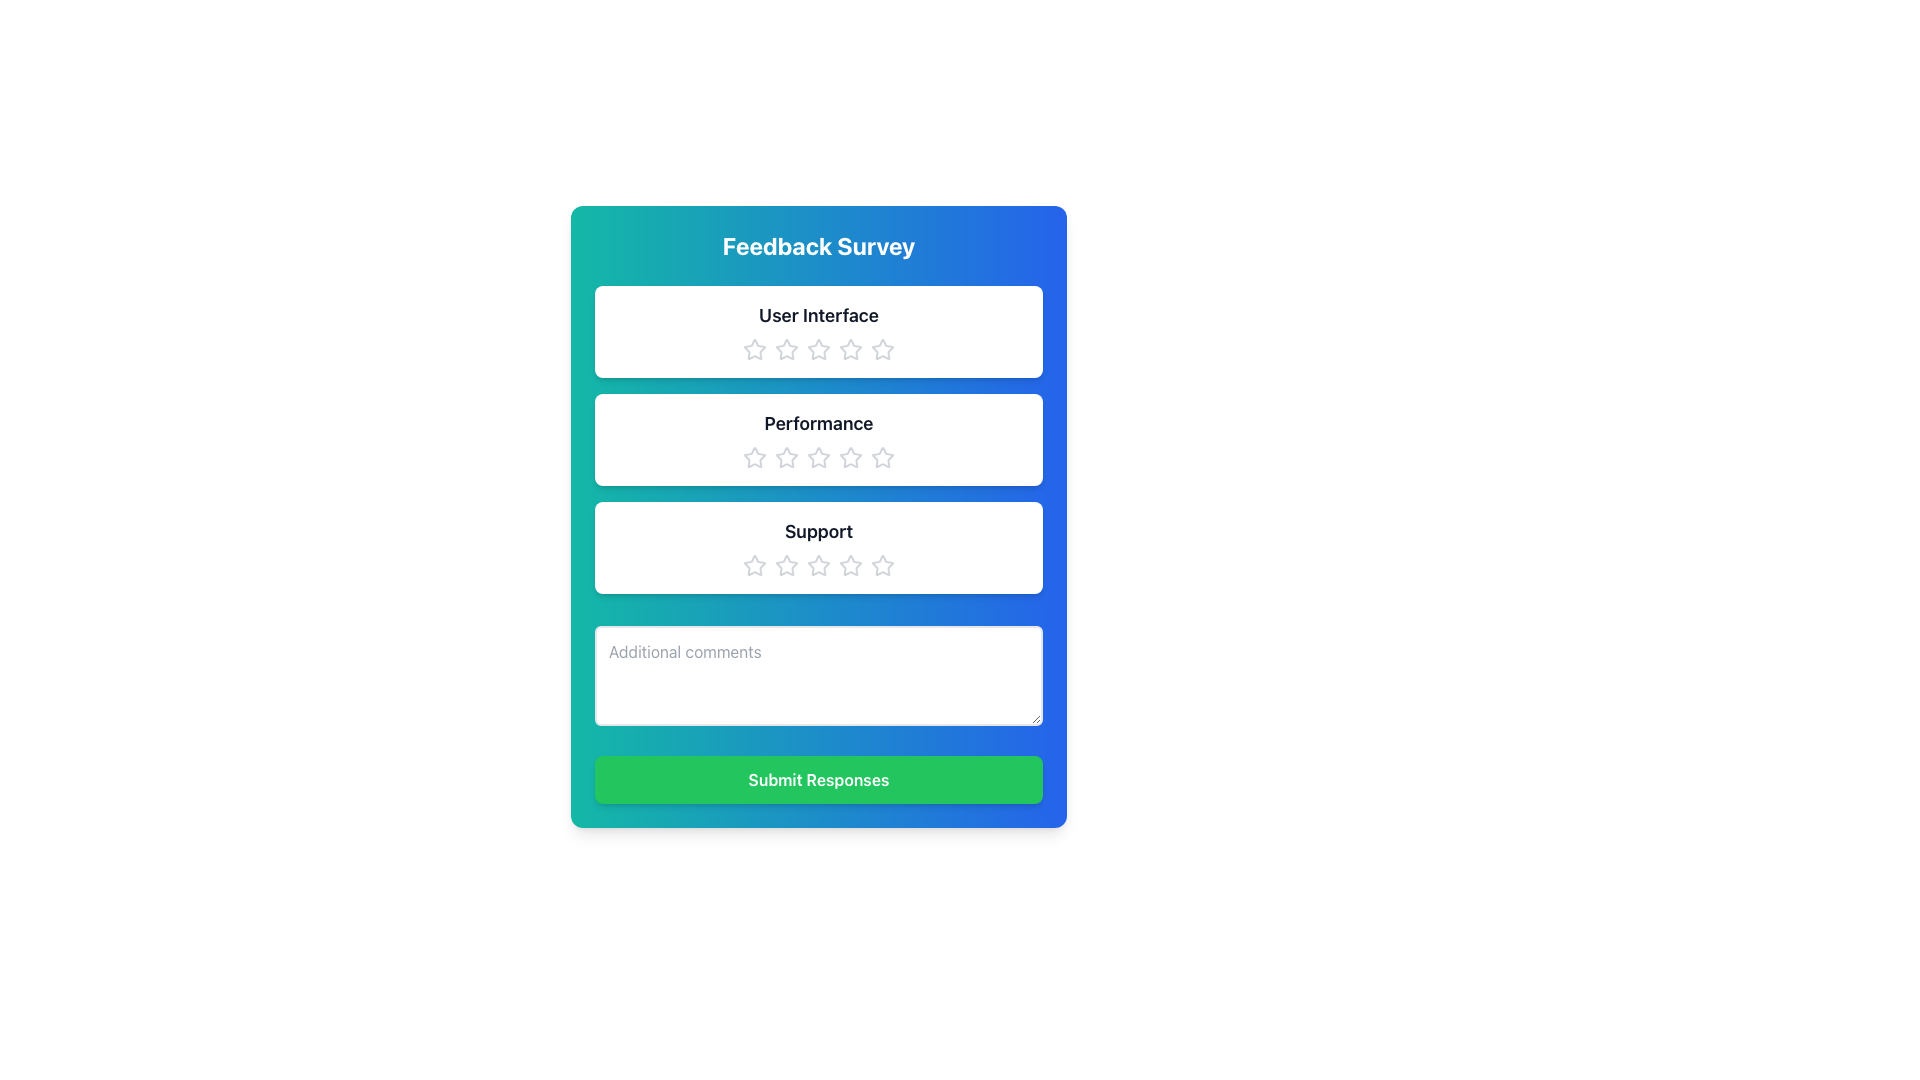  Describe the element at coordinates (882, 458) in the screenshot. I see `the fifth star-shaped rating icon in the 'Performance' section of the feedback survey to rate it` at that location.